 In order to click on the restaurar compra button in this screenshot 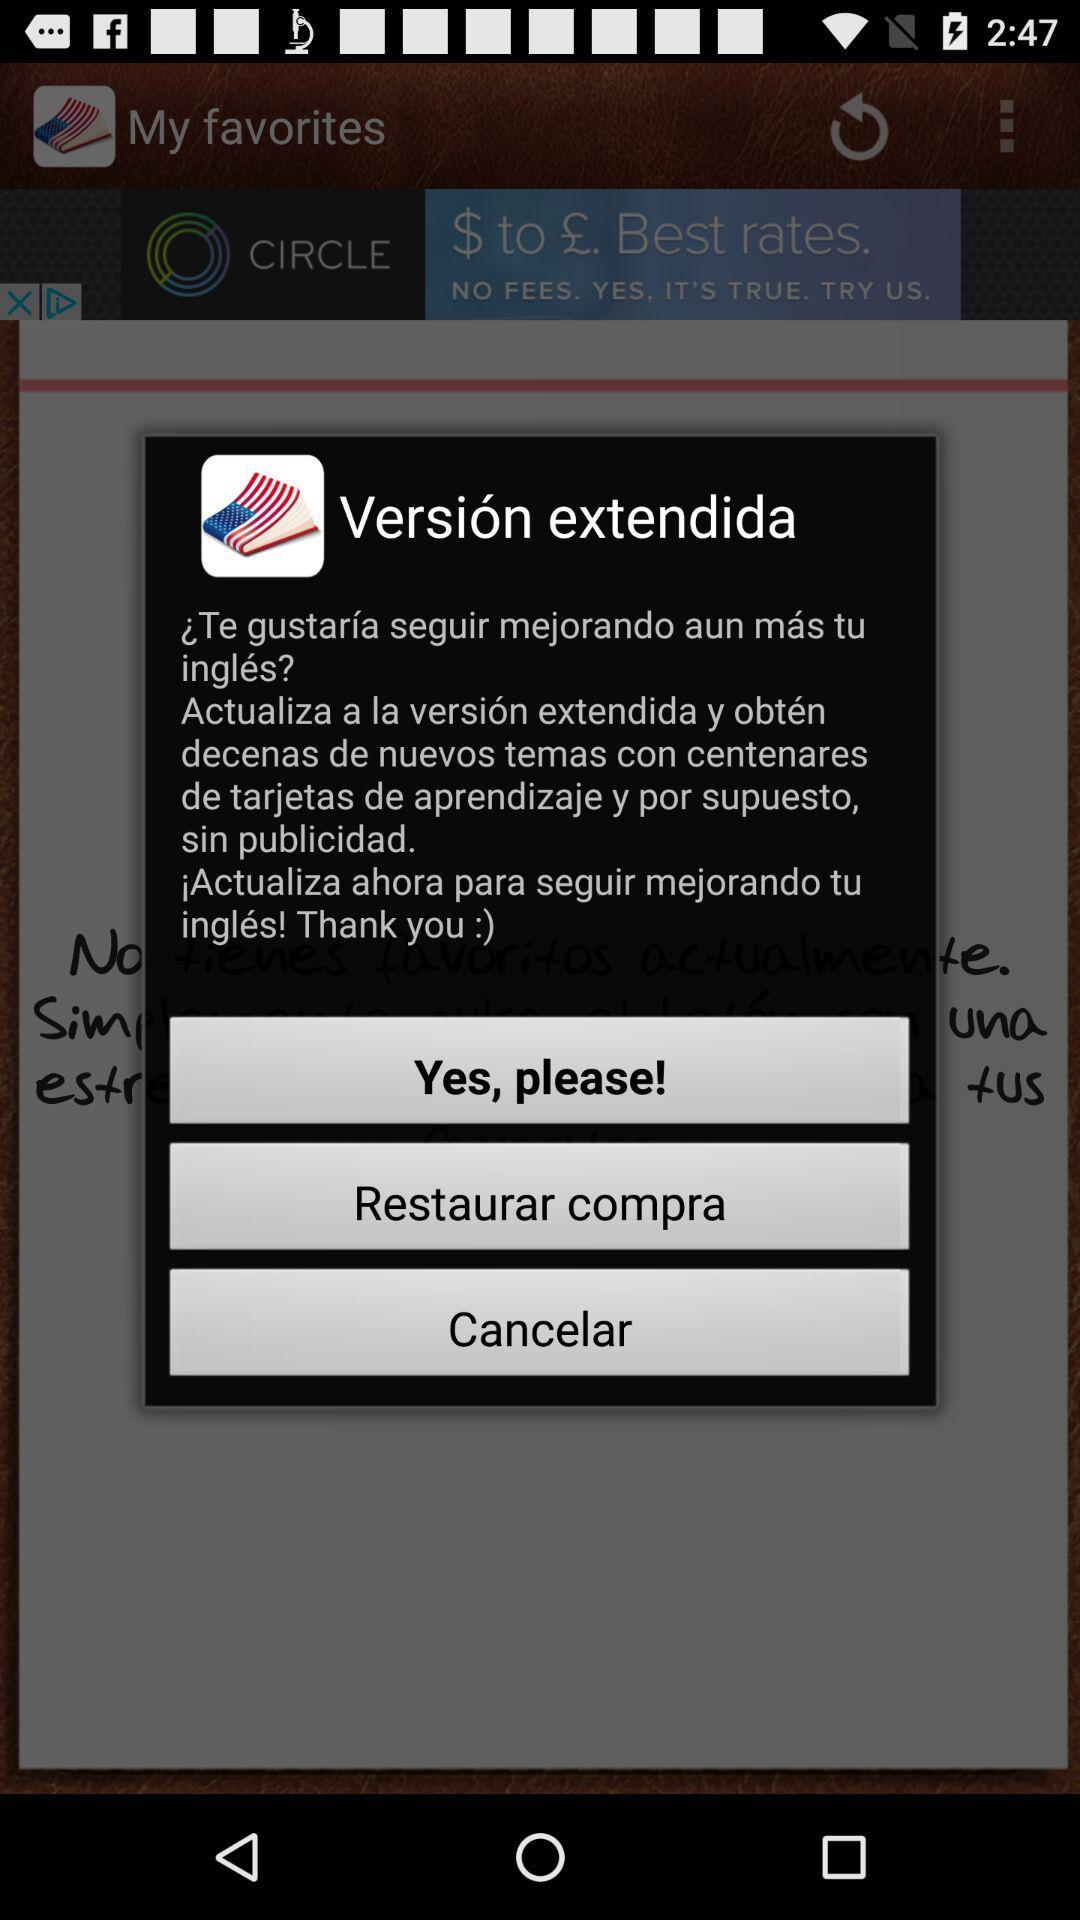, I will do `click(540, 1201)`.